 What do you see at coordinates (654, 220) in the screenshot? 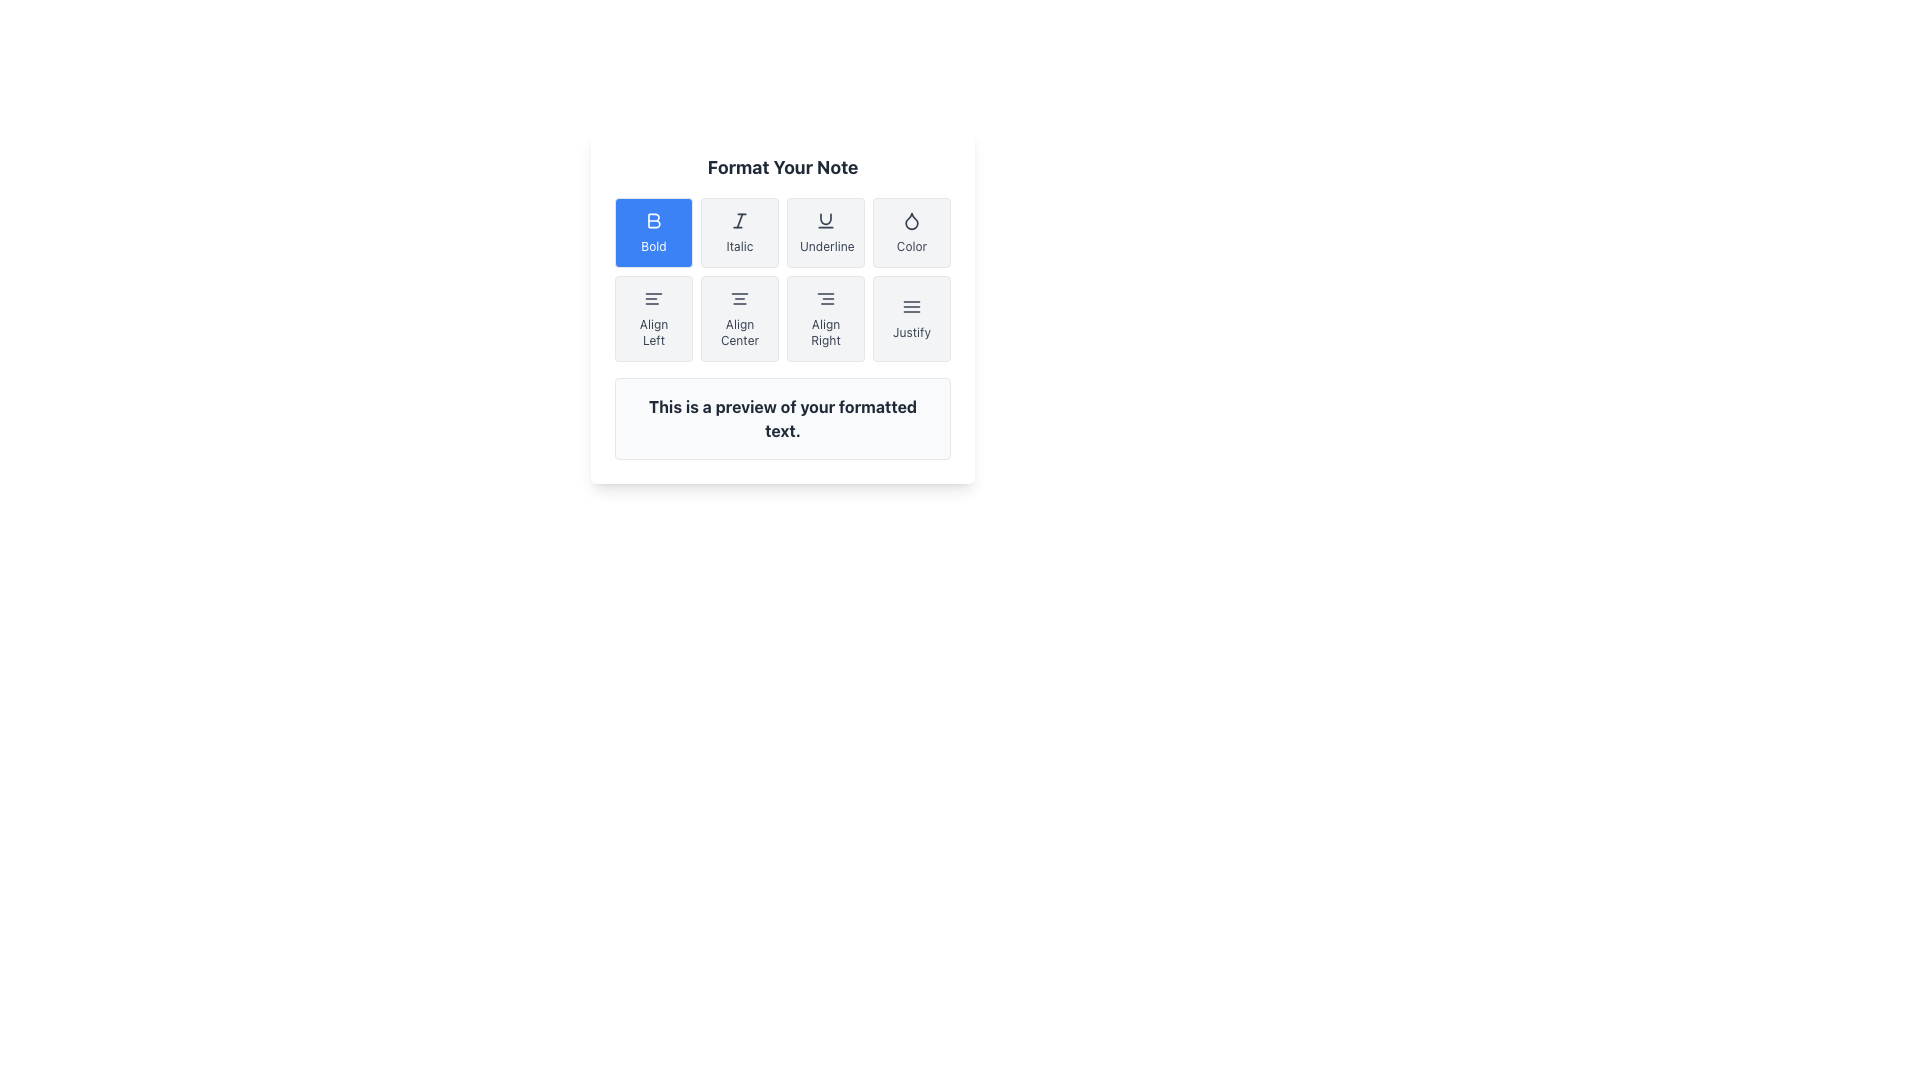
I see `the blue 'Bold' button at the top-left position in the 'Format Your Note' dialog` at bounding box center [654, 220].